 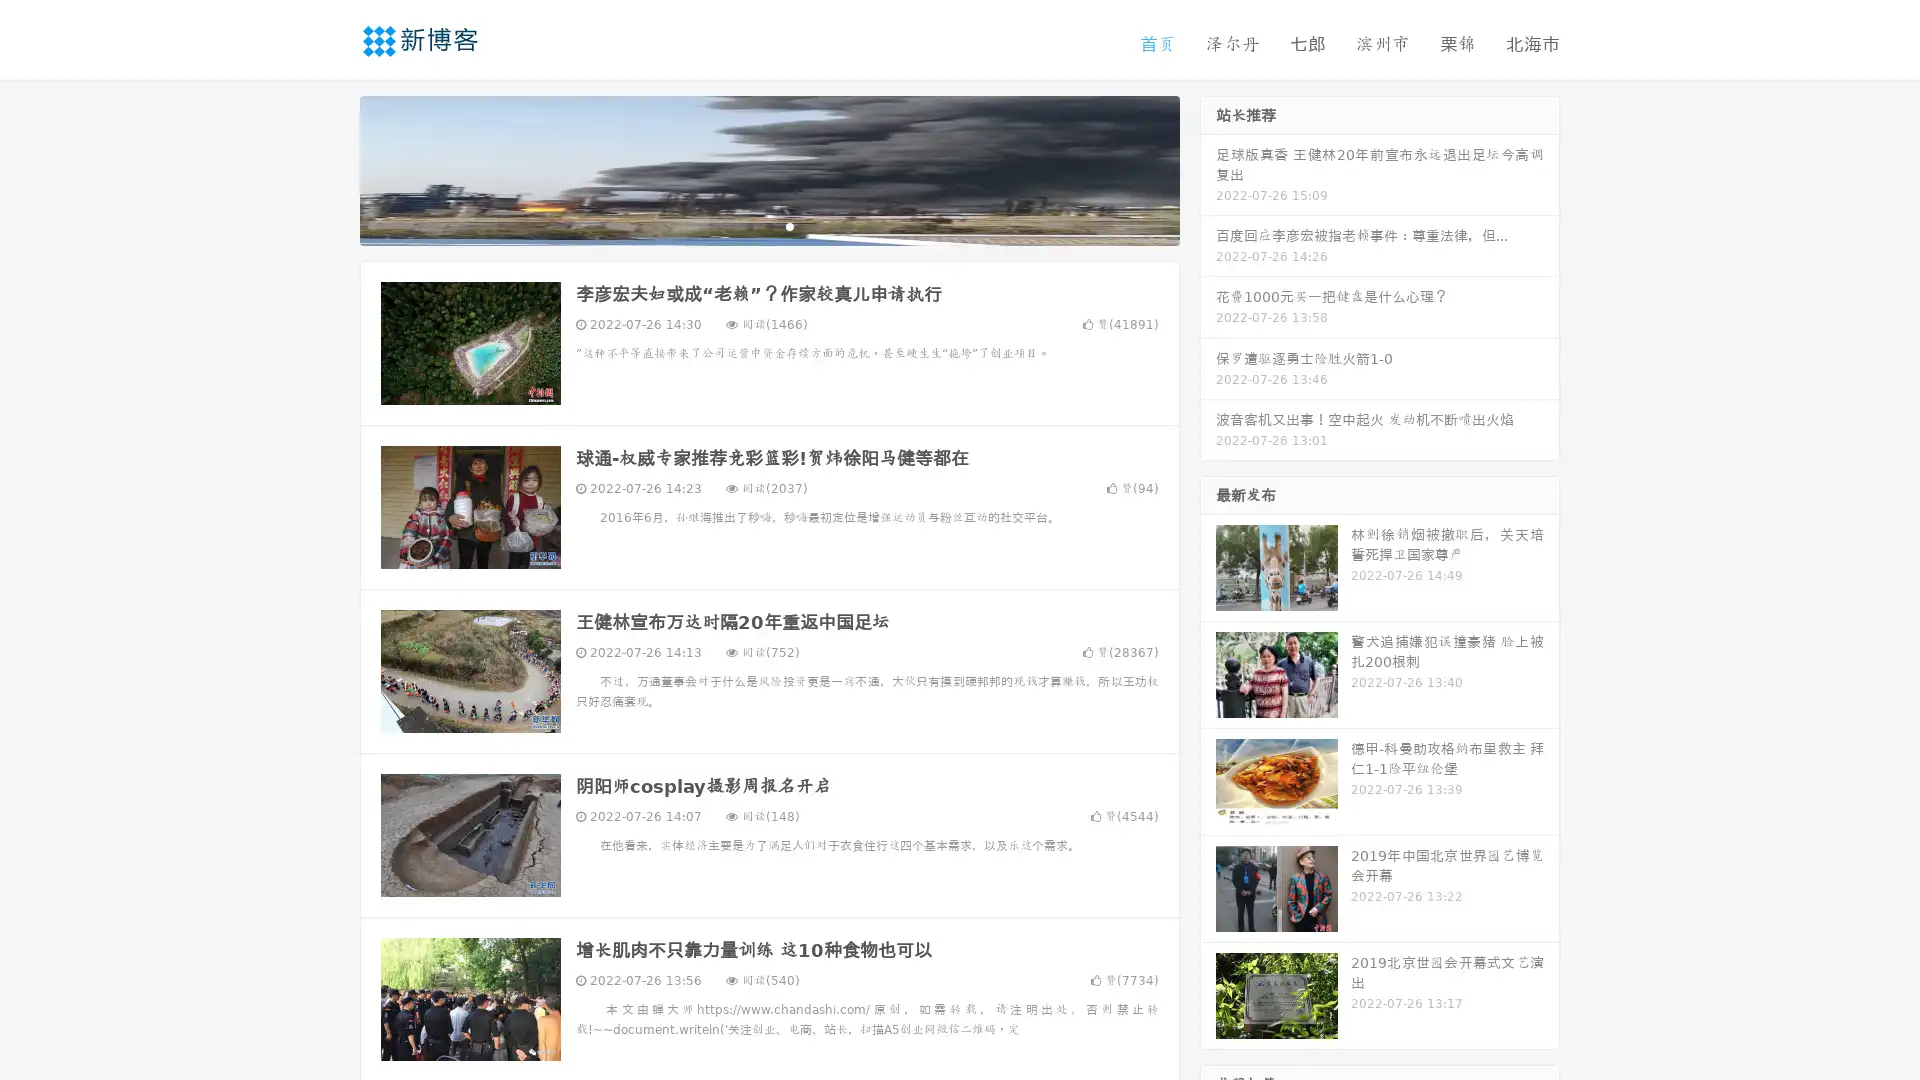 What do you see at coordinates (789, 225) in the screenshot?
I see `Go to slide 3` at bounding box center [789, 225].